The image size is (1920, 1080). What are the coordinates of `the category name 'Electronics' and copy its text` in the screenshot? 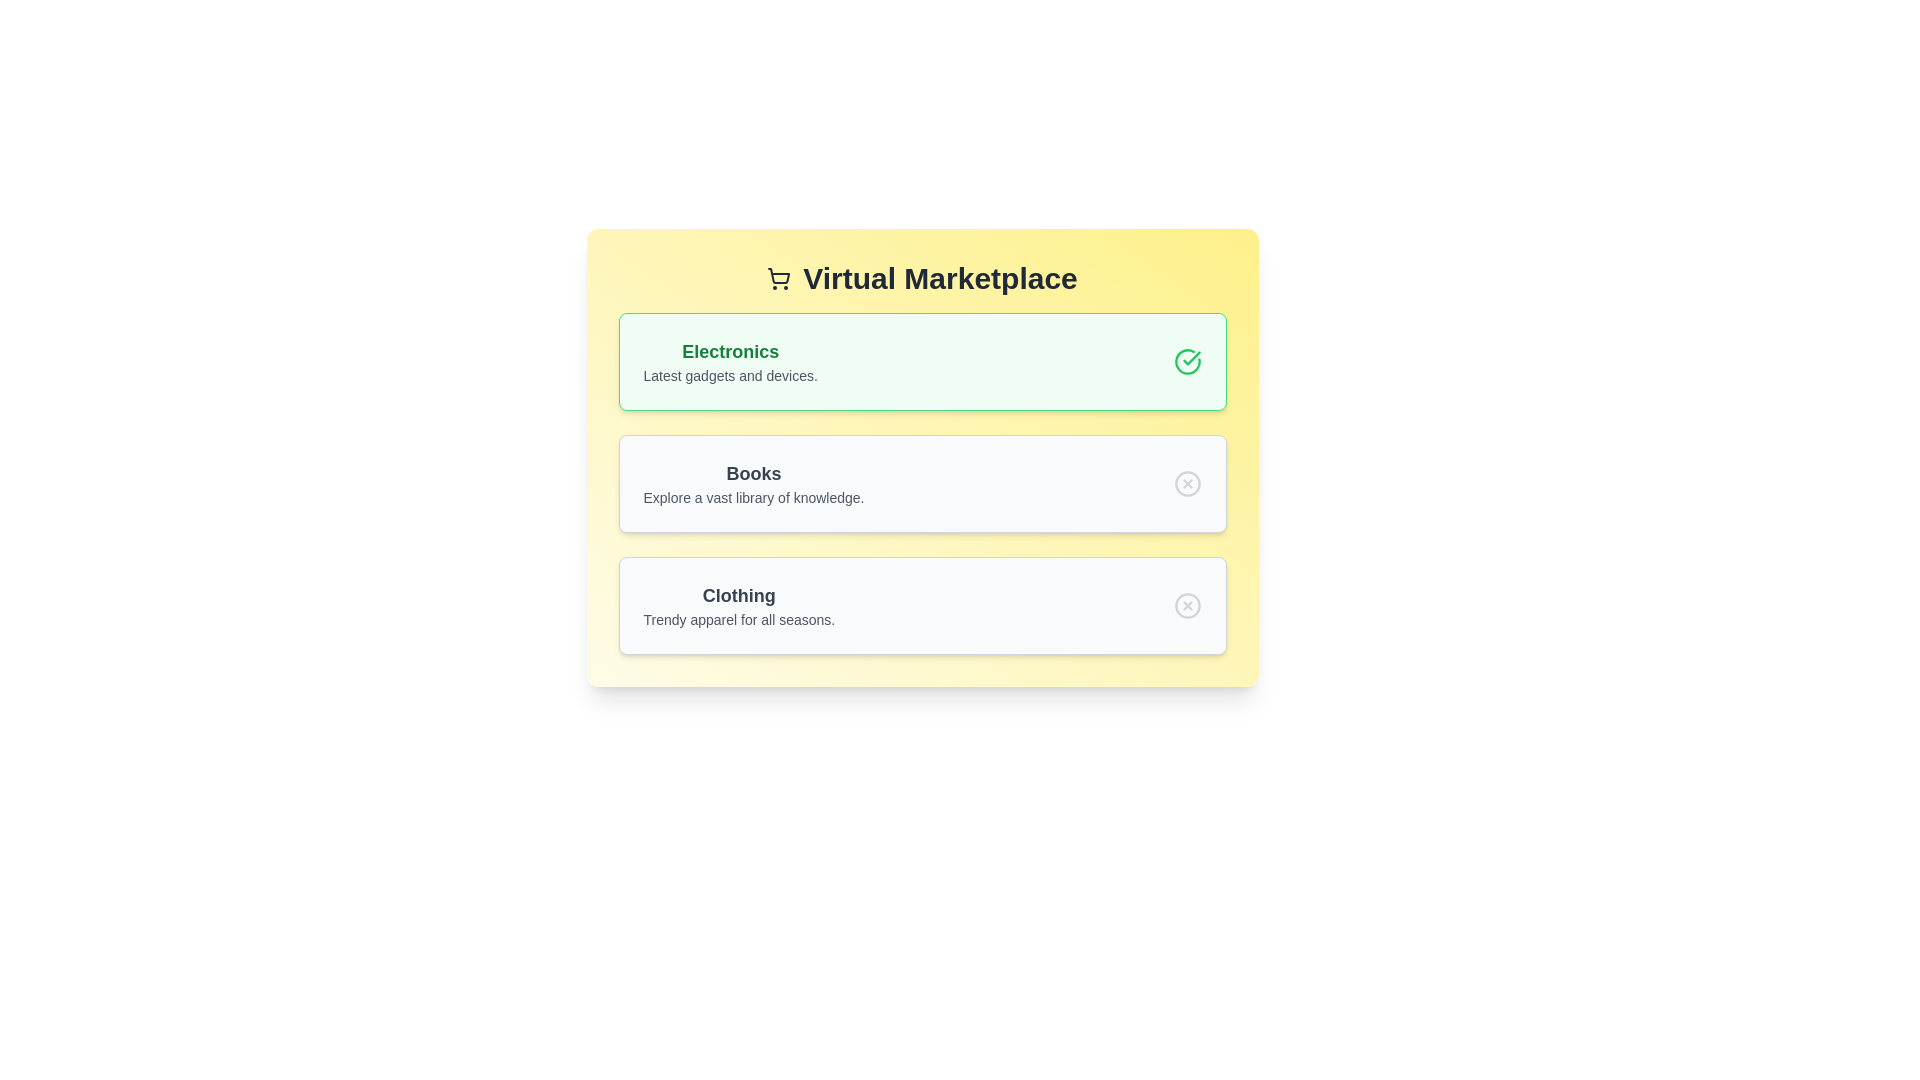 It's located at (728, 350).